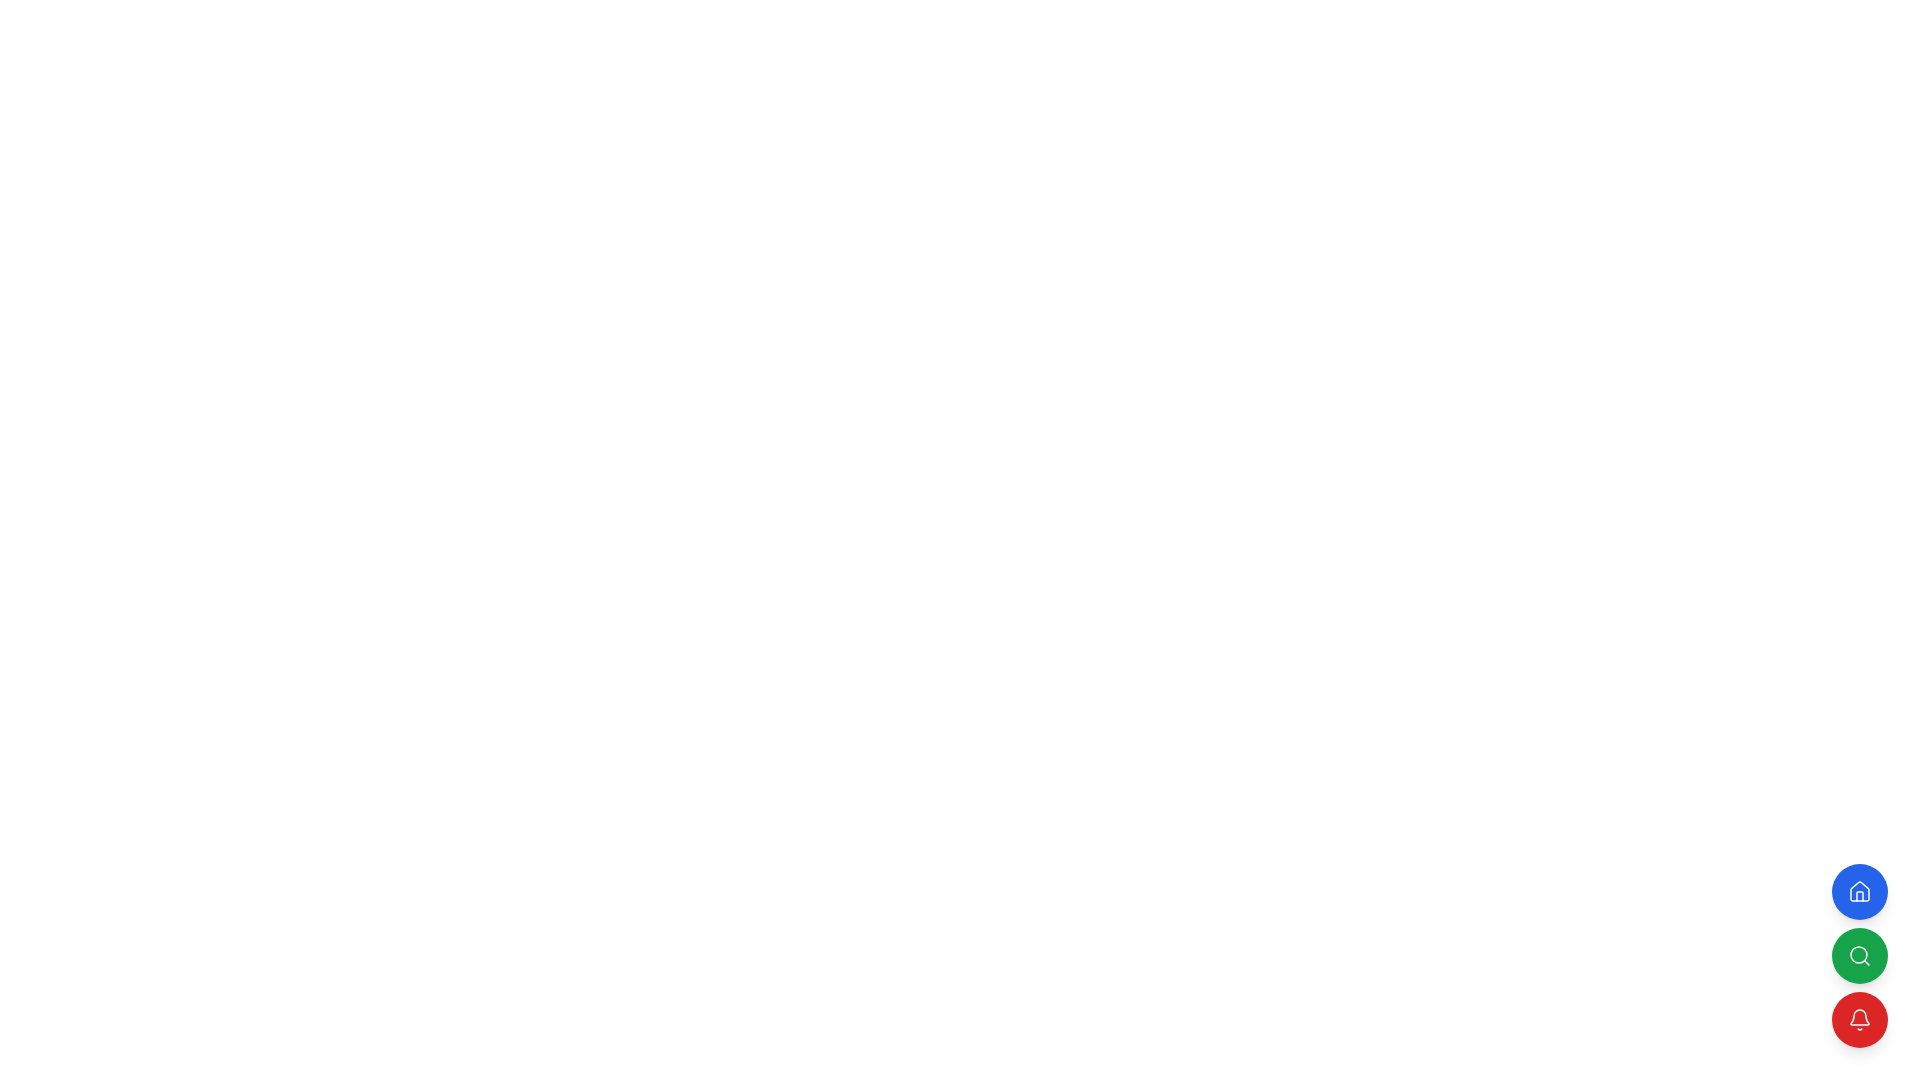 The height and width of the screenshot is (1080, 1920). What do you see at coordinates (1859, 1019) in the screenshot?
I see `the red circular button with a white bell icon located at the bottom-right corner of the interface` at bounding box center [1859, 1019].